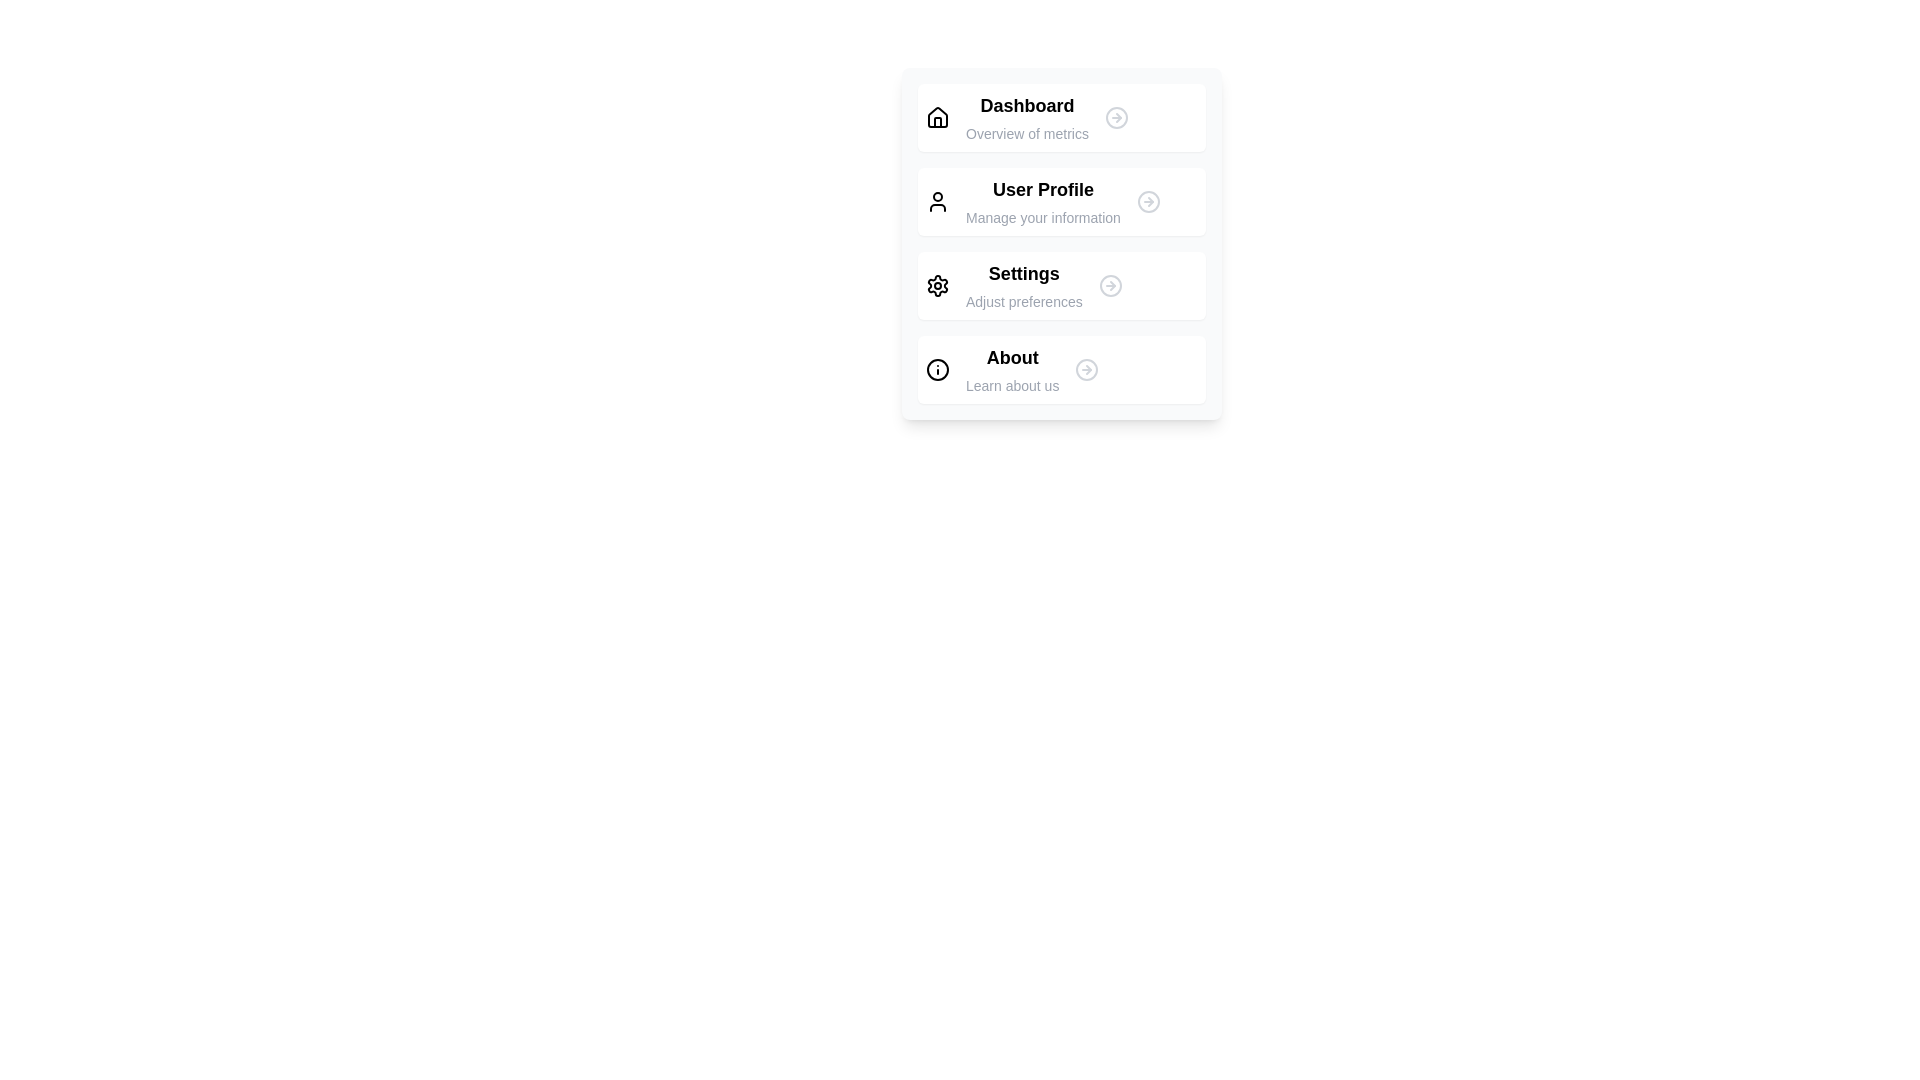 The image size is (1920, 1080). I want to click on the SVG Circle element located on the right side of the 'User Profile' option in the list, which is part of an arrow icon, so click(1148, 201).